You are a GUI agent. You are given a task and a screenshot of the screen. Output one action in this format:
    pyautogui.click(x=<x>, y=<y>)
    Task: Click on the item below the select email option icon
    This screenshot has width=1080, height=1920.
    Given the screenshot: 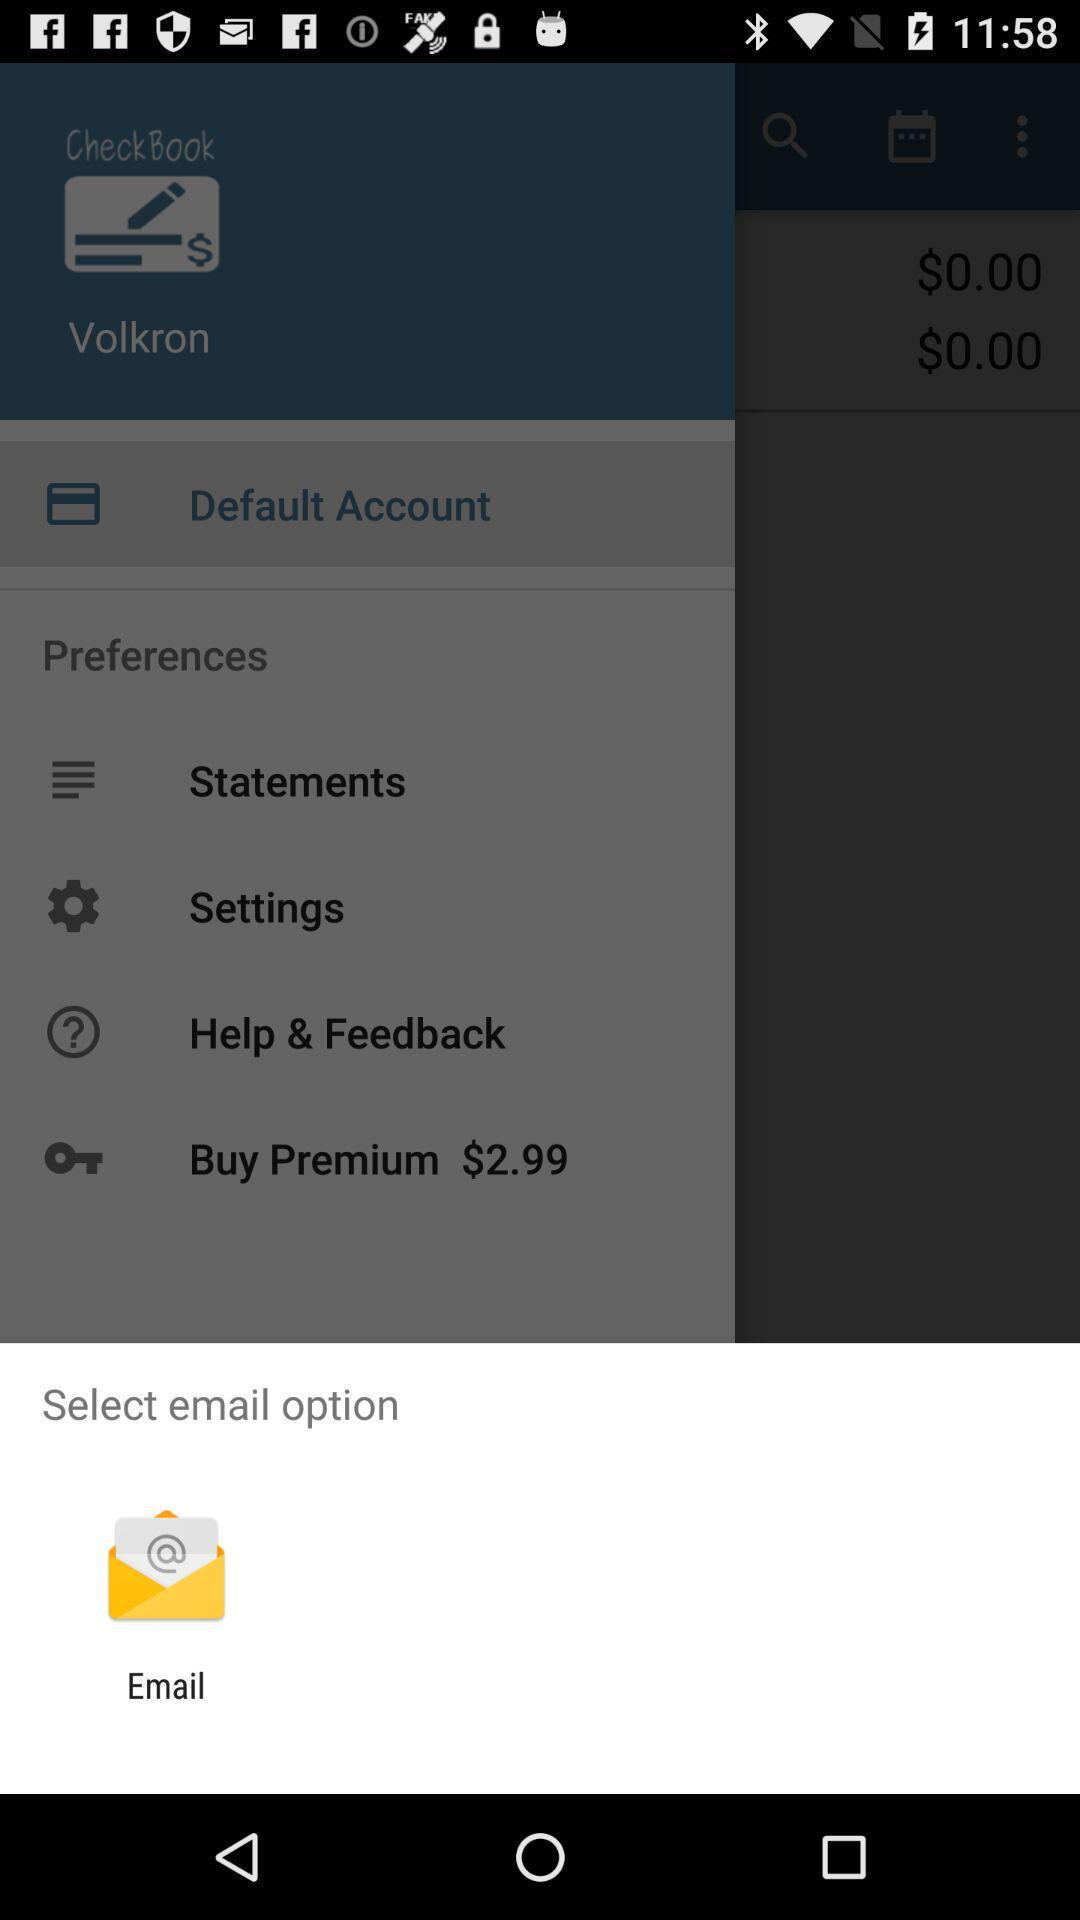 What is the action you would take?
    pyautogui.click(x=165, y=1567)
    